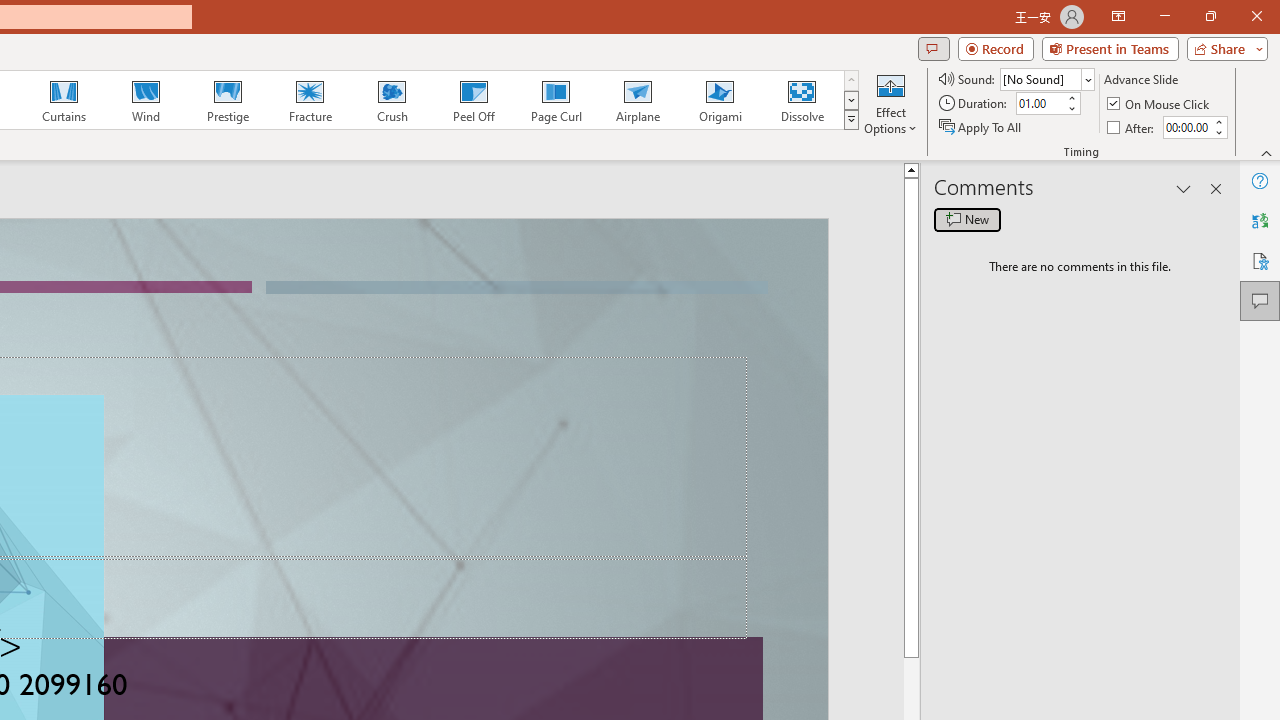 The width and height of the screenshot is (1280, 720). Describe the element at coordinates (64, 100) in the screenshot. I see `'Curtains'` at that location.